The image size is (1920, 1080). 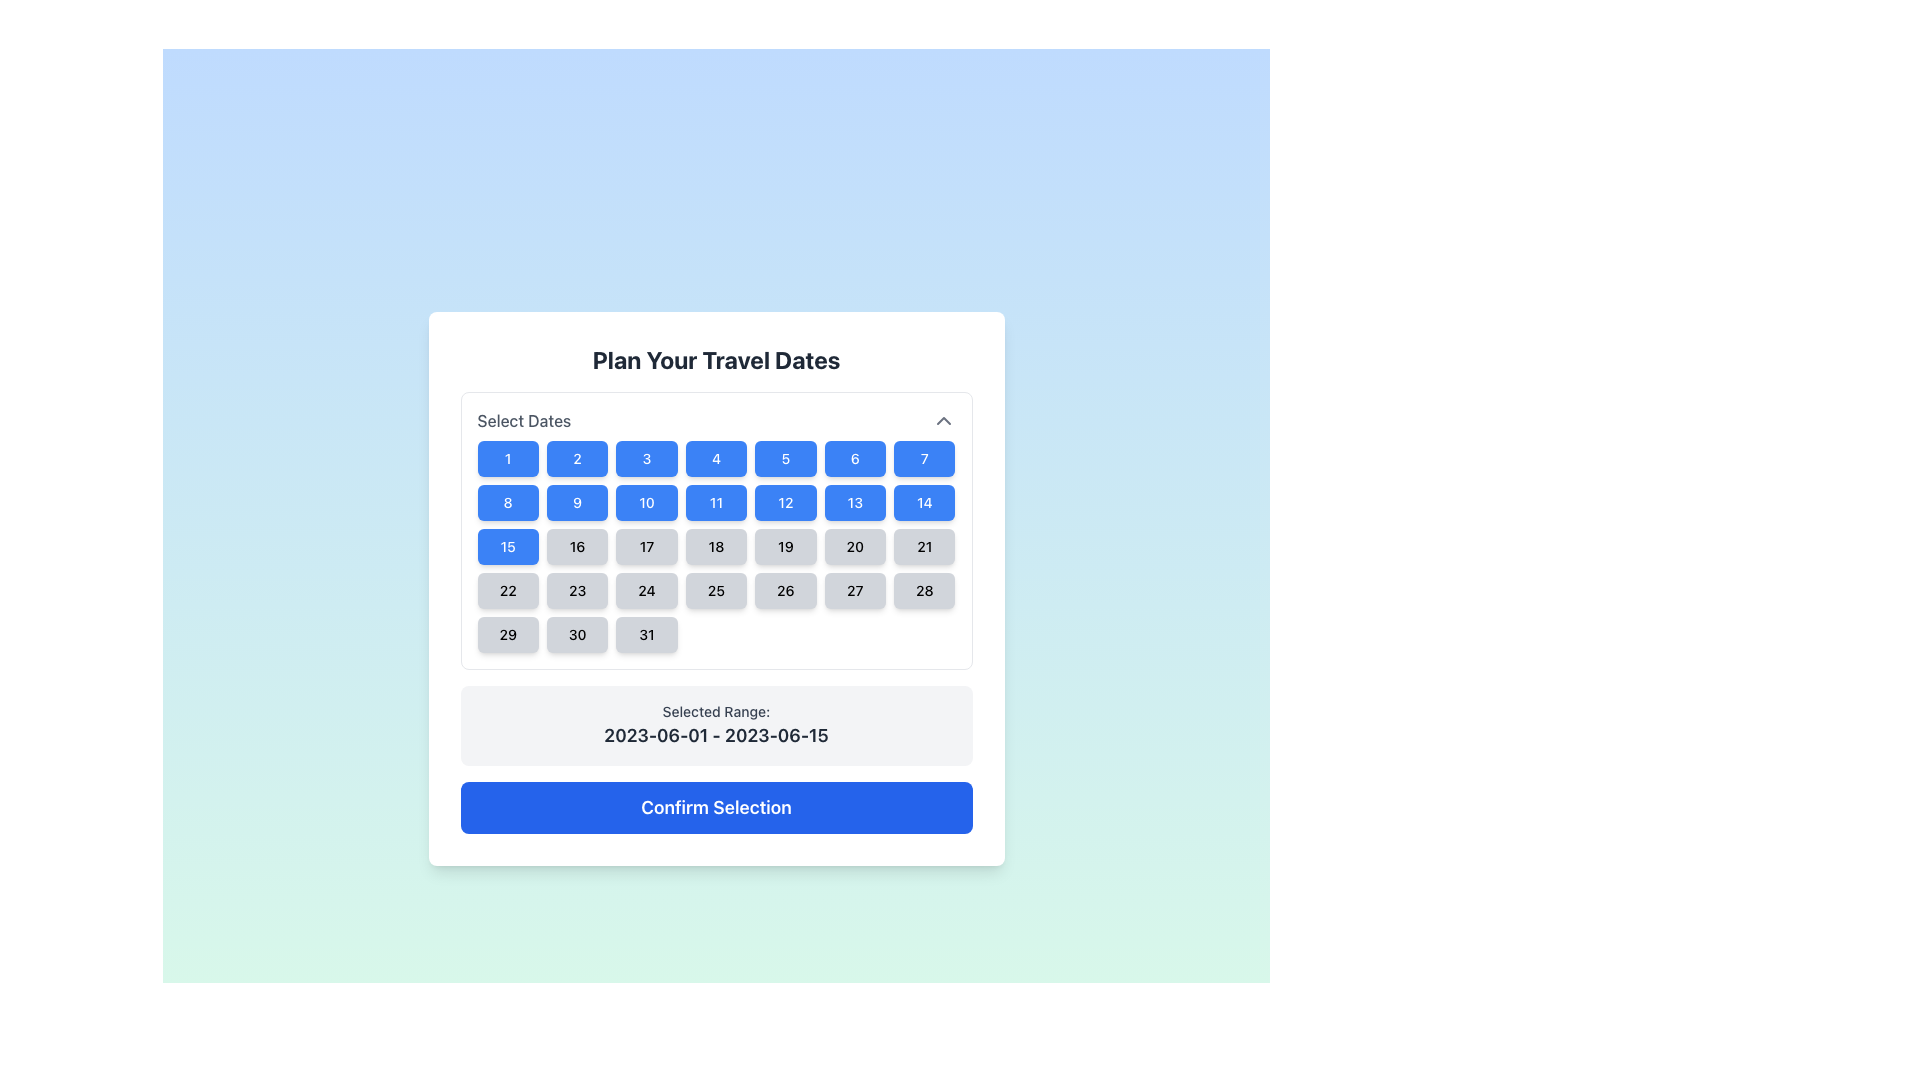 What do you see at coordinates (647, 589) in the screenshot?
I see `the button labeled '24' which is the fourth item in the fourth row of a 7-column grid` at bounding box center [647, 589].